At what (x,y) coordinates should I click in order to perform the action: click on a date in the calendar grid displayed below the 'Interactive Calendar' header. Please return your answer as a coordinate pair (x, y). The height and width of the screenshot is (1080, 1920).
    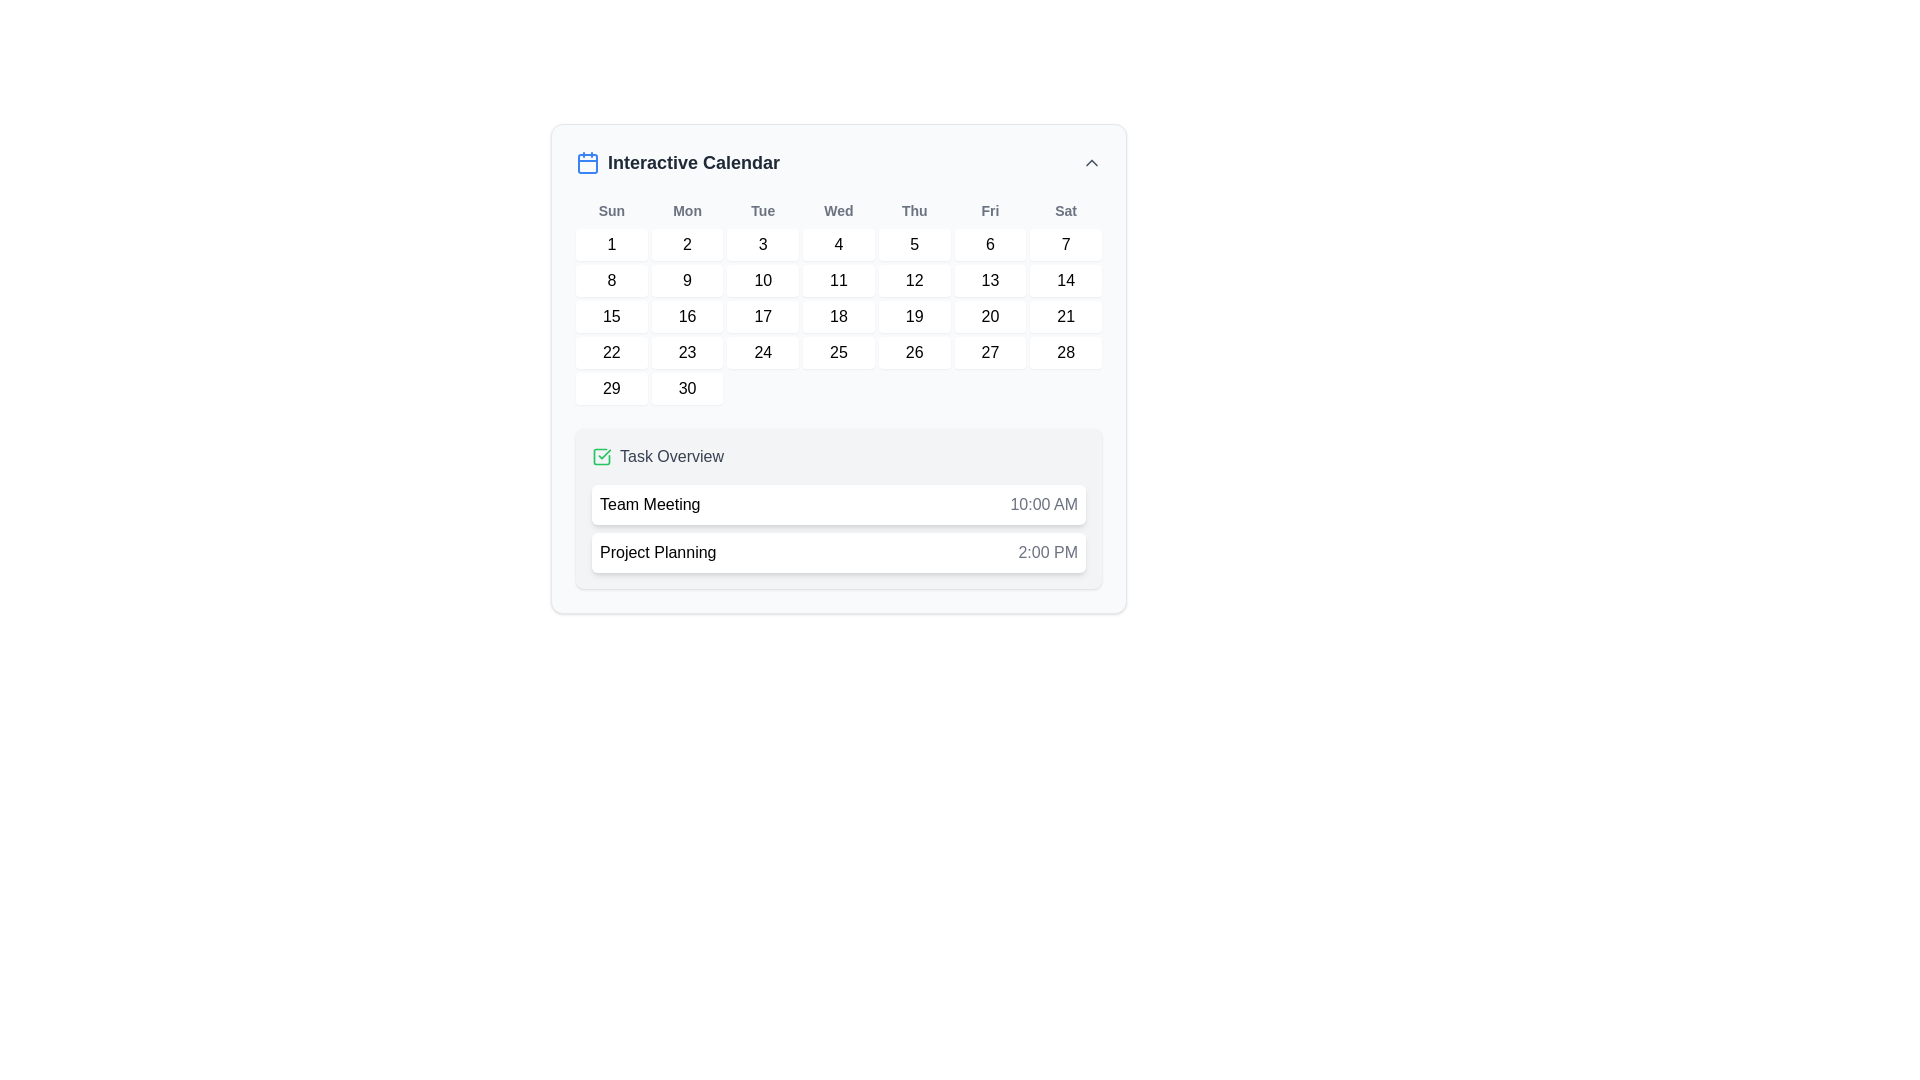
    Looking at the image, I should click on (839, 303).